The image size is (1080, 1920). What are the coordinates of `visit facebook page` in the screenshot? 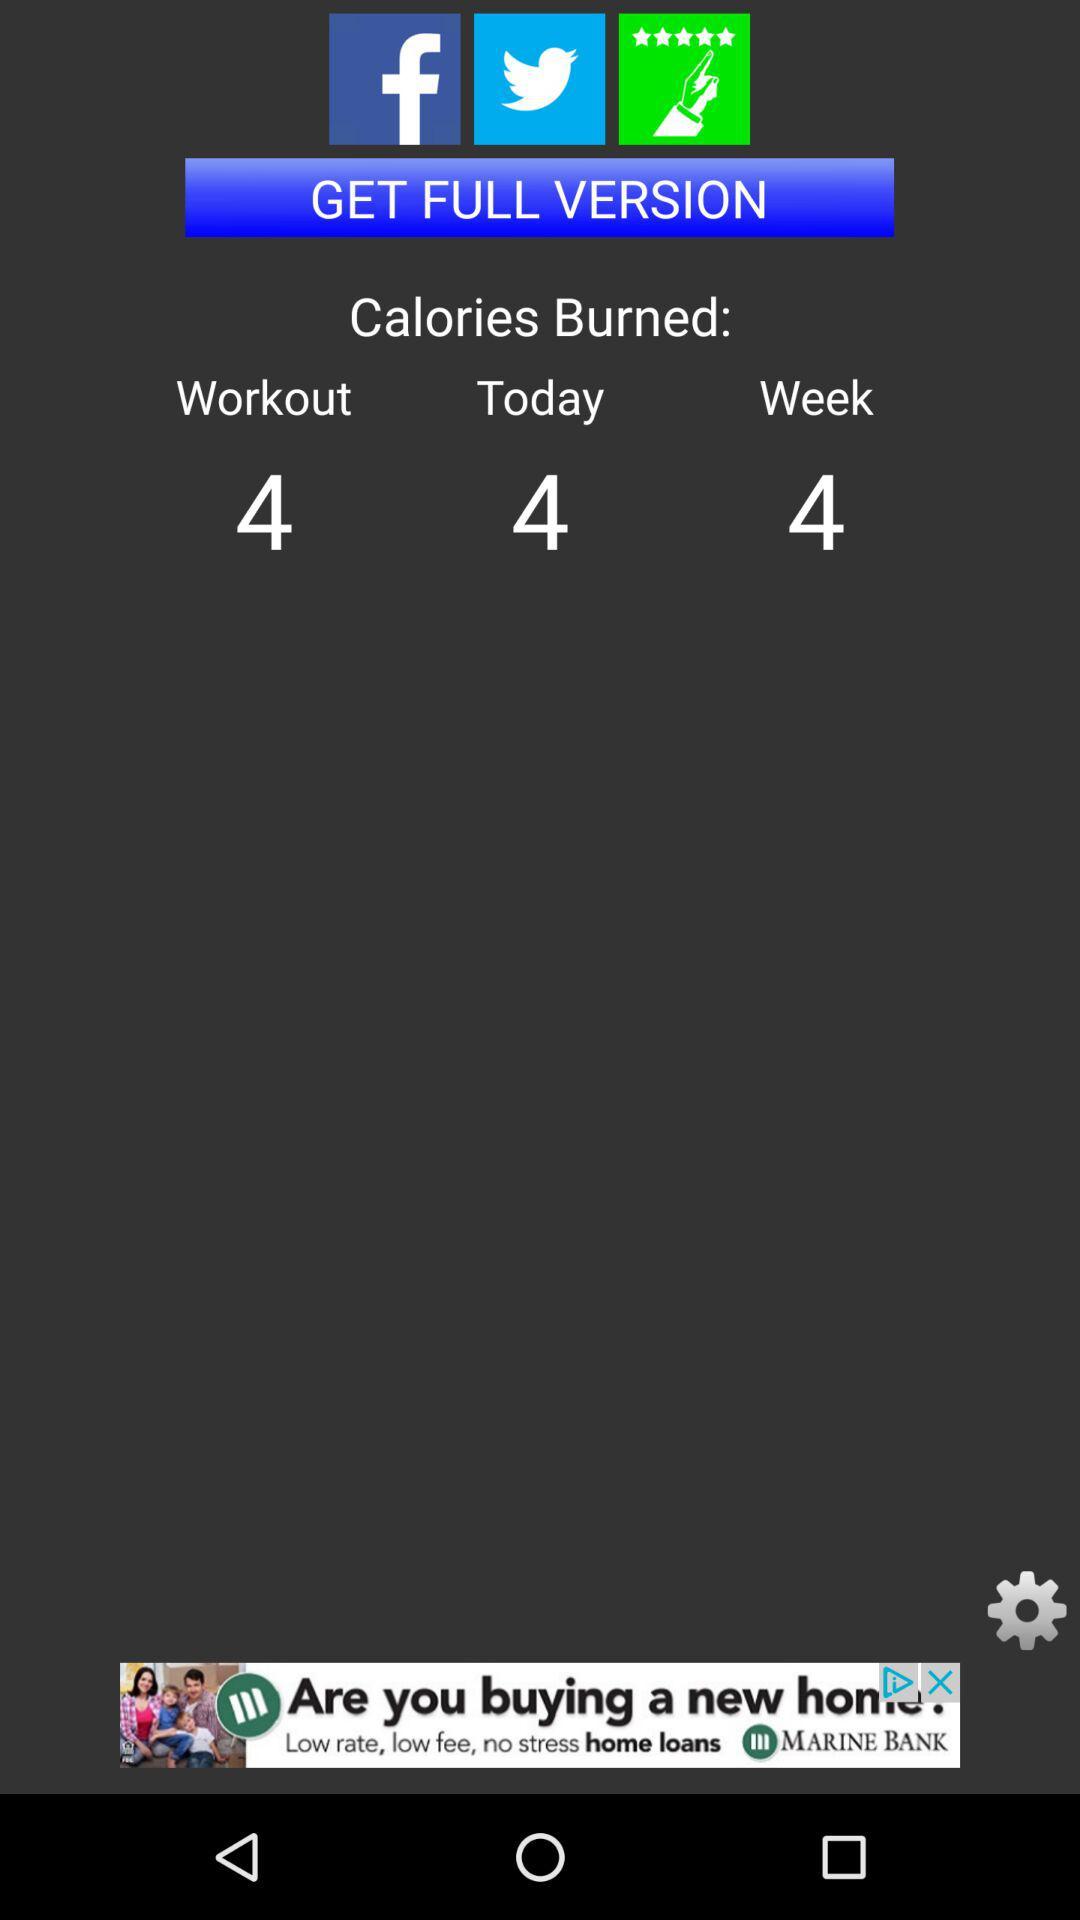 It's located at (394, 79).